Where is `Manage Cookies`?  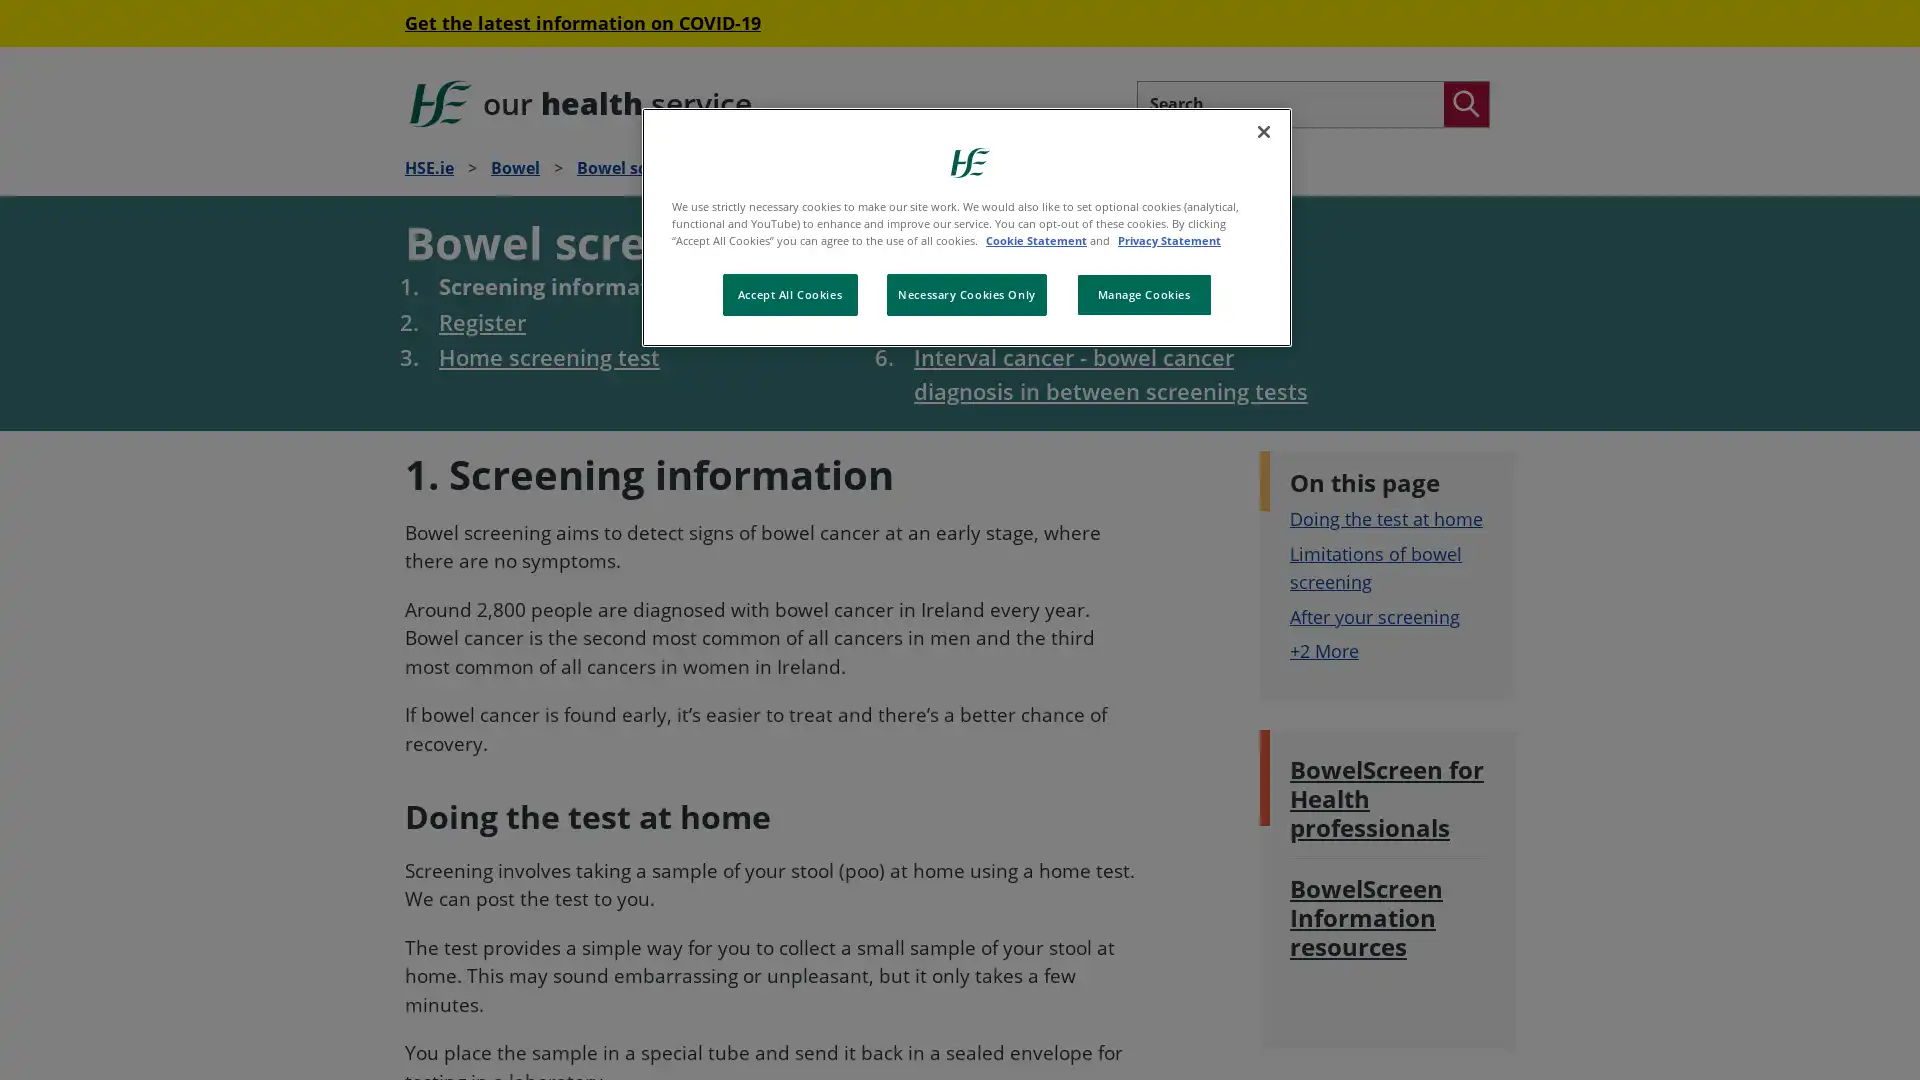 Manage Cookies is located at coordinates (1143, 294).